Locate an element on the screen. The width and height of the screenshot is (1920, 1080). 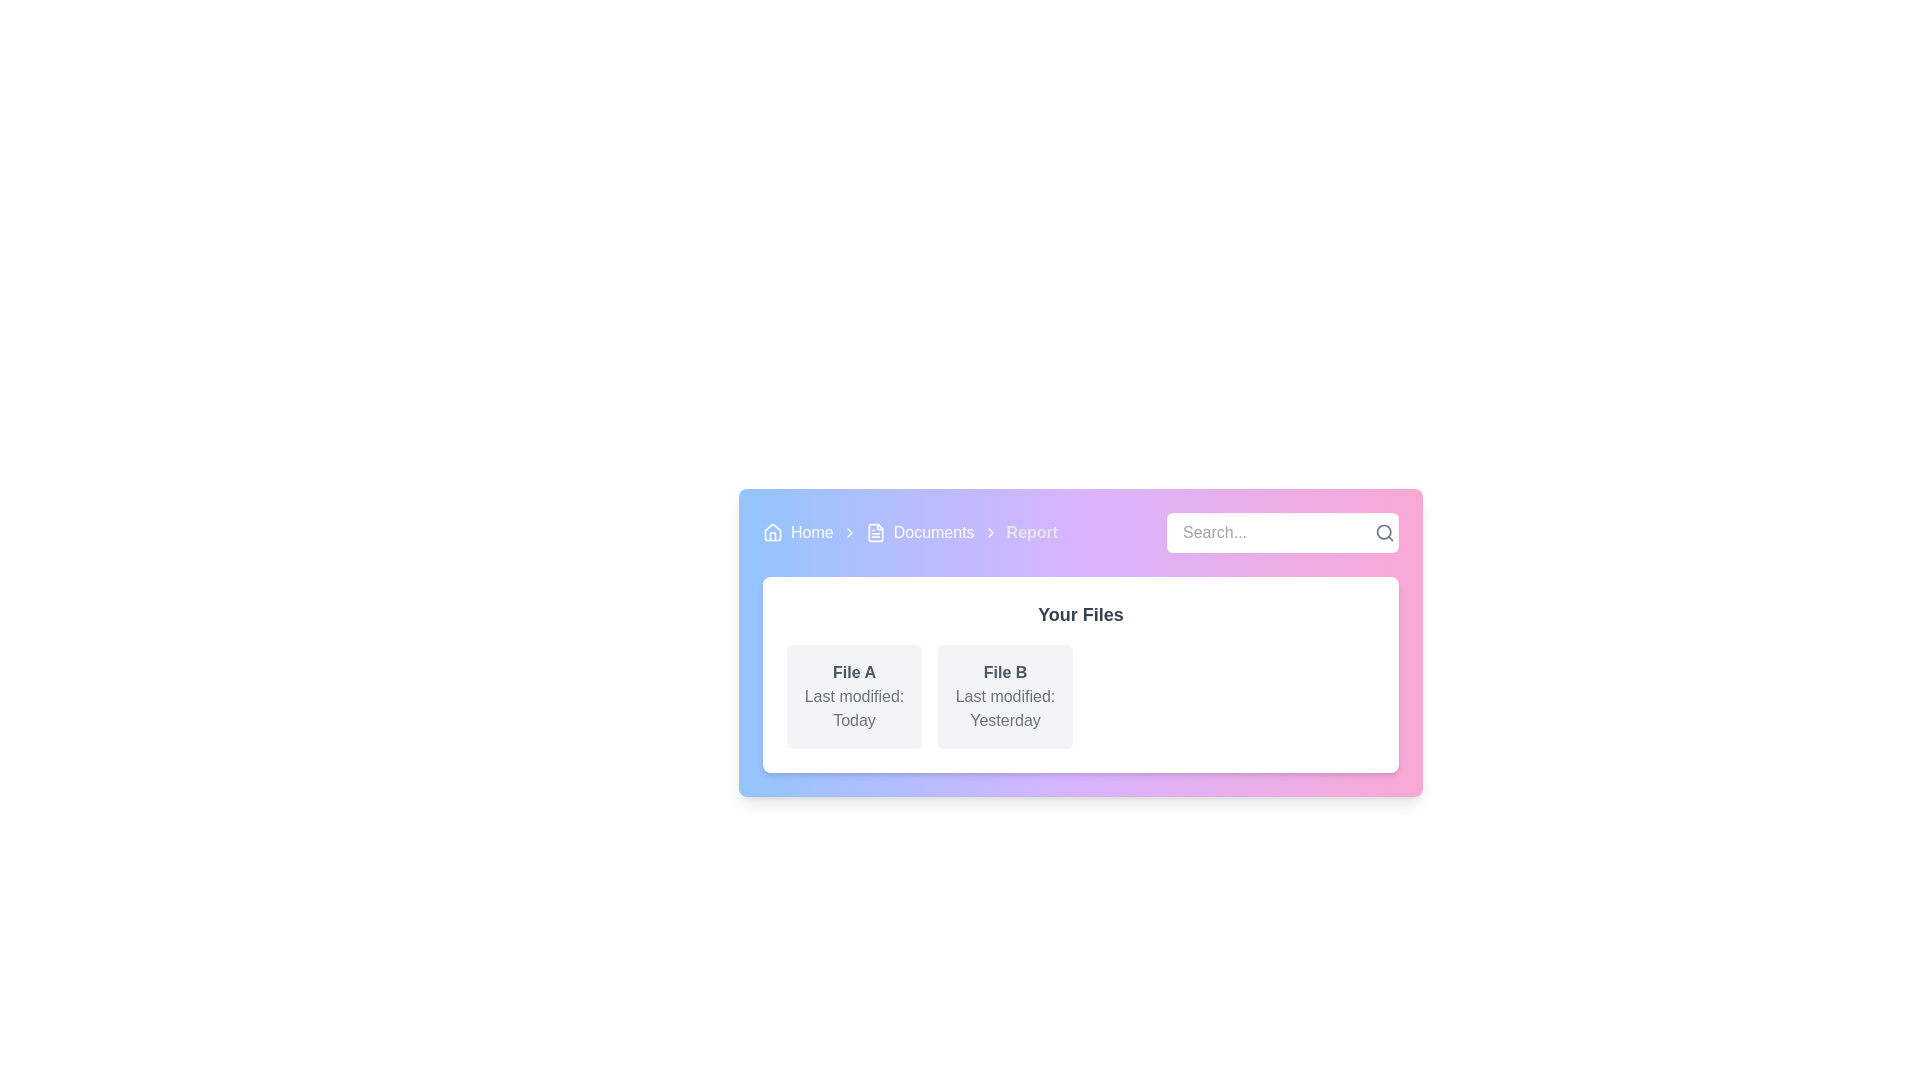
the 'Documents' text link in the upper breadcrumb navigation to trigger the underline style is located at coordinates (933, 531).